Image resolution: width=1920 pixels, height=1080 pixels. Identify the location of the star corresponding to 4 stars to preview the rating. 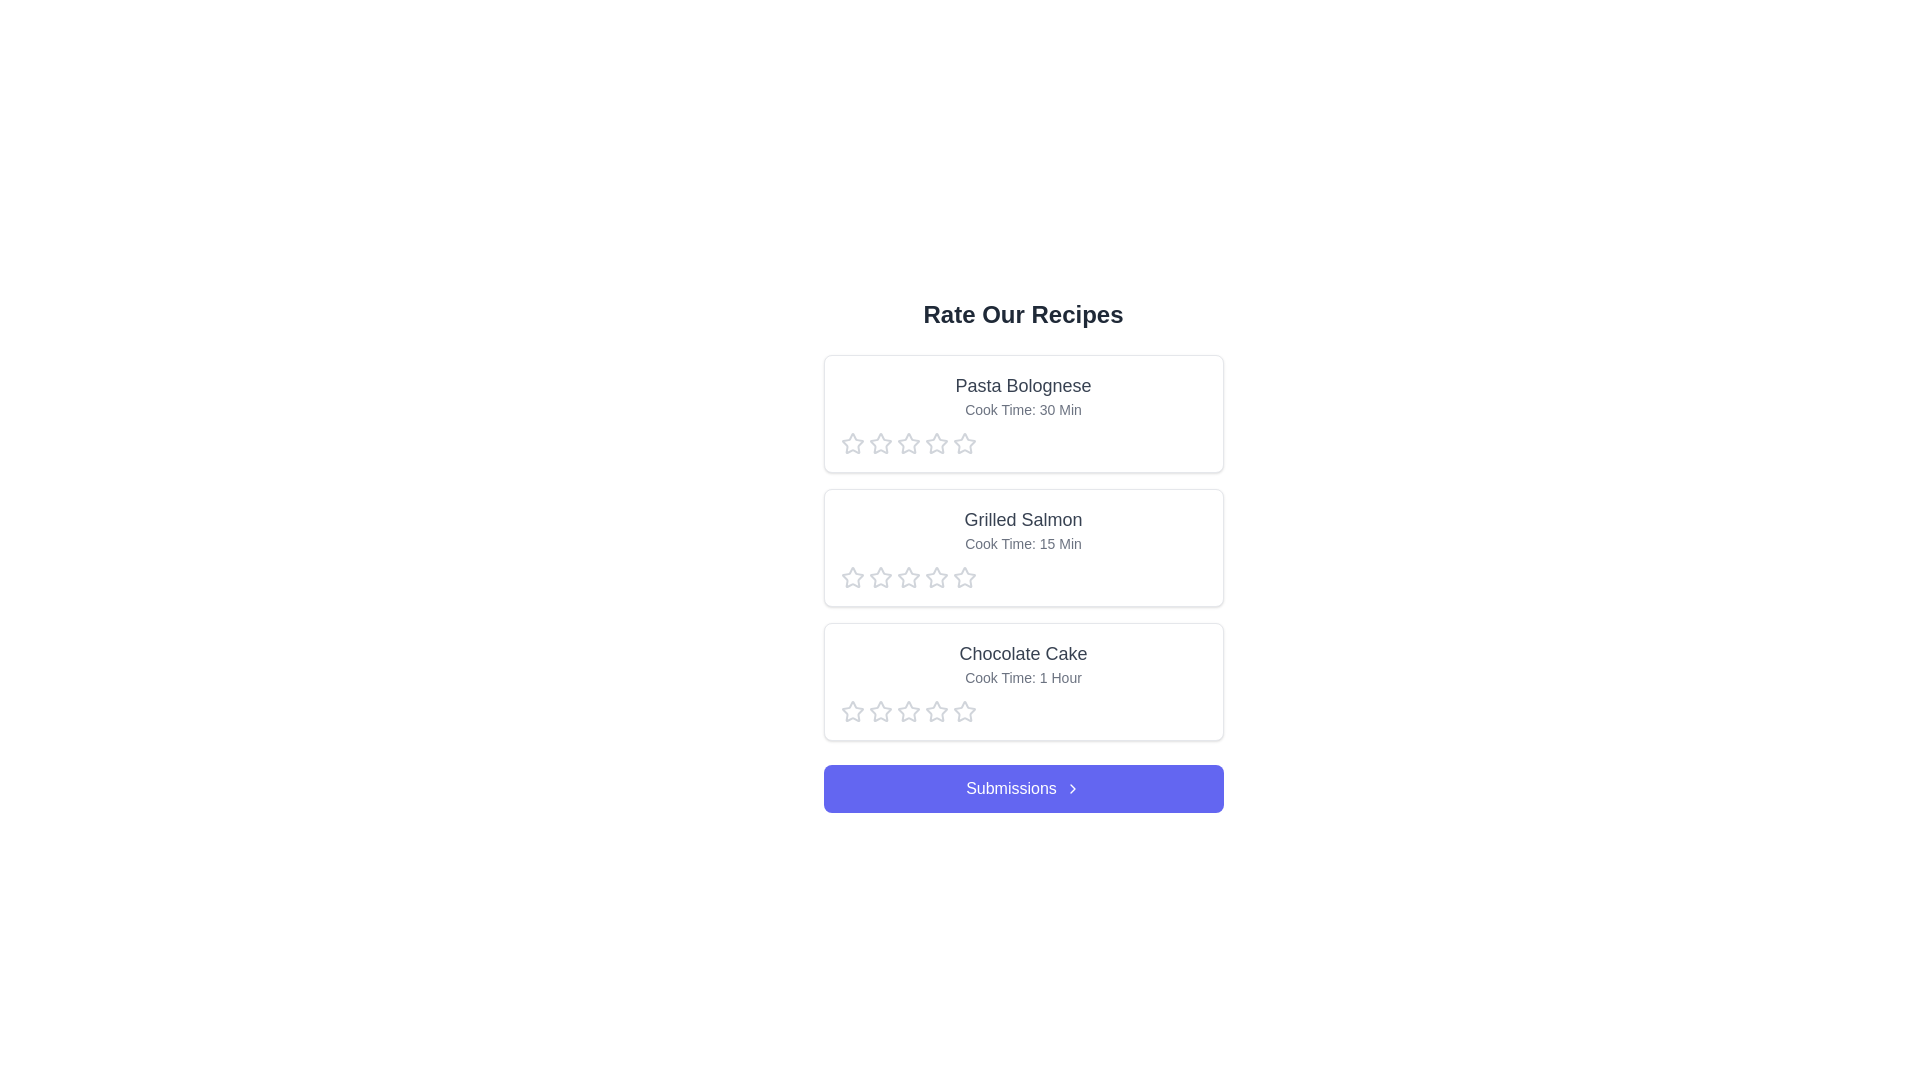
(935, 442).